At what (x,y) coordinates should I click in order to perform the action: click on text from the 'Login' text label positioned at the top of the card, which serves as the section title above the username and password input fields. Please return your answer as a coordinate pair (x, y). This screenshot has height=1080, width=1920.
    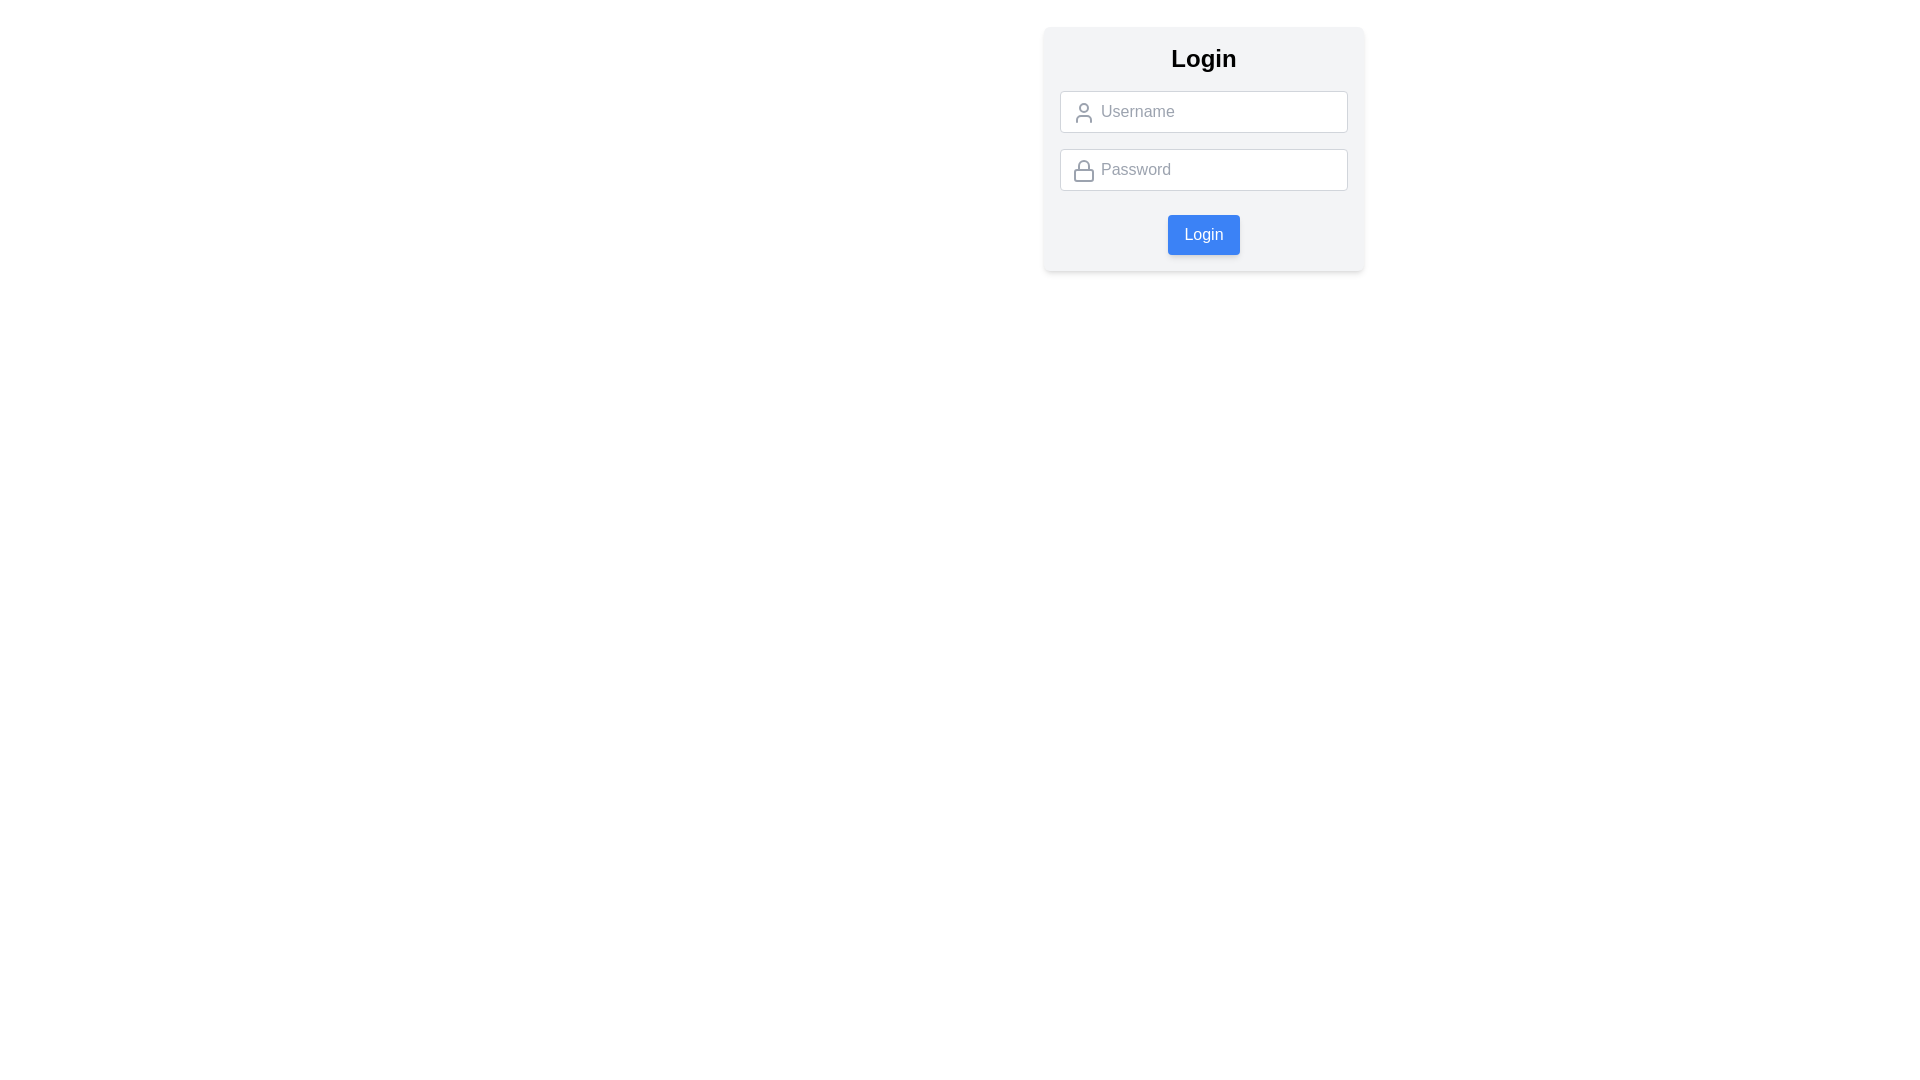
    Looking at the image, I should click on (1203, 57).